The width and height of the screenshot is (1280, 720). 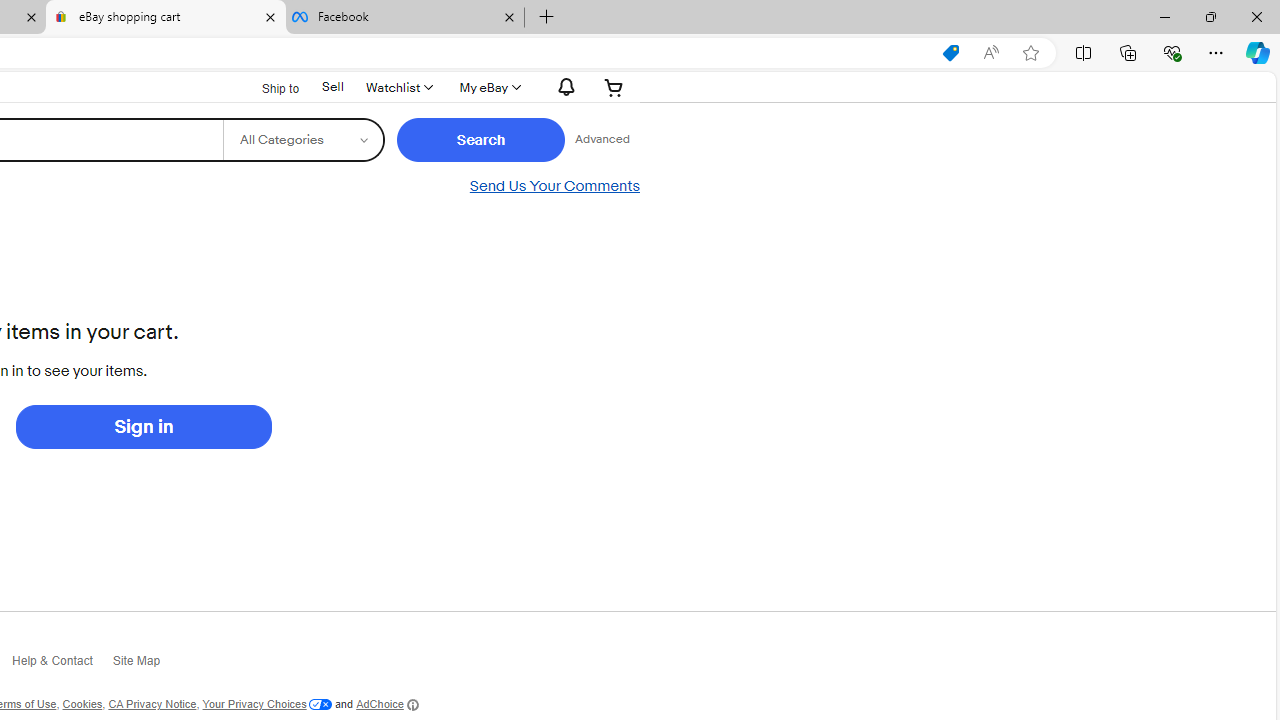 I want to click on 'Sell', so click(x=333, y=86).